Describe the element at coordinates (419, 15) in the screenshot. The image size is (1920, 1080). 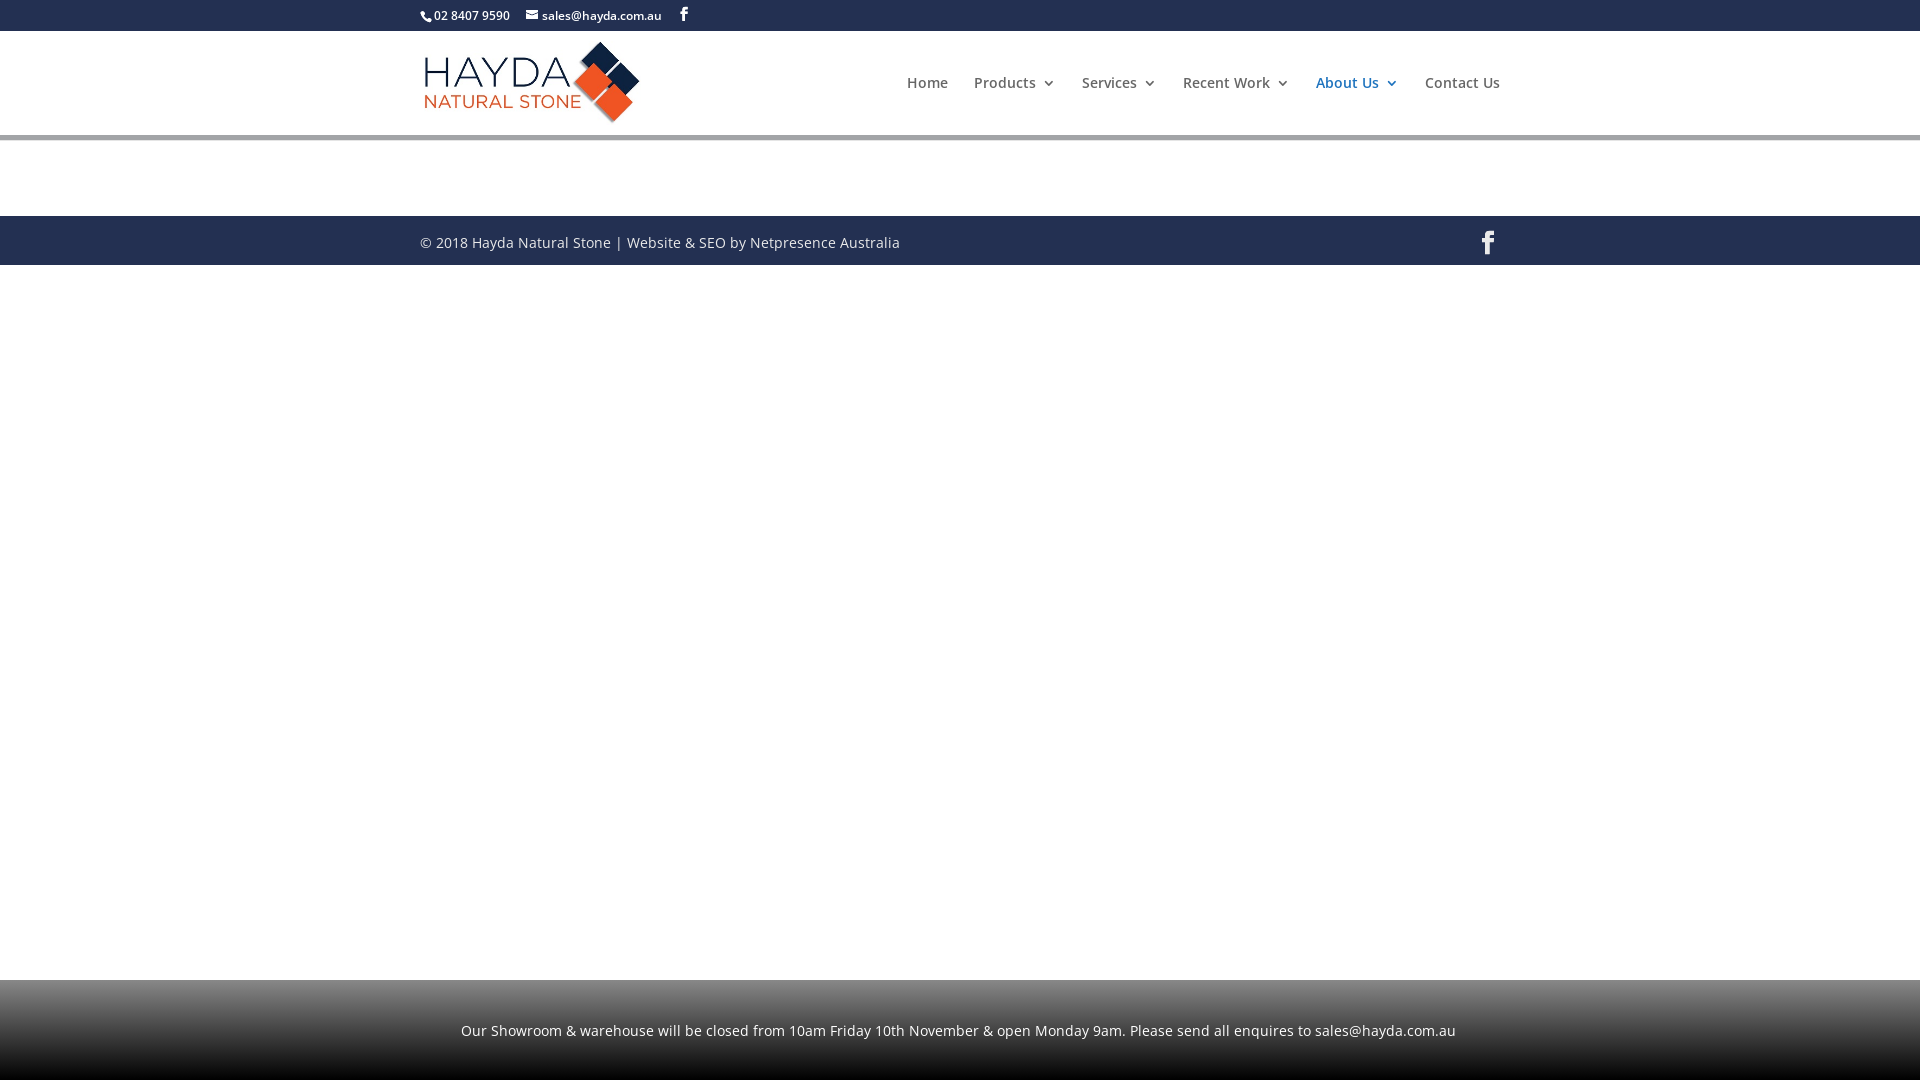
I see `'02 8407 9590'` at that location.